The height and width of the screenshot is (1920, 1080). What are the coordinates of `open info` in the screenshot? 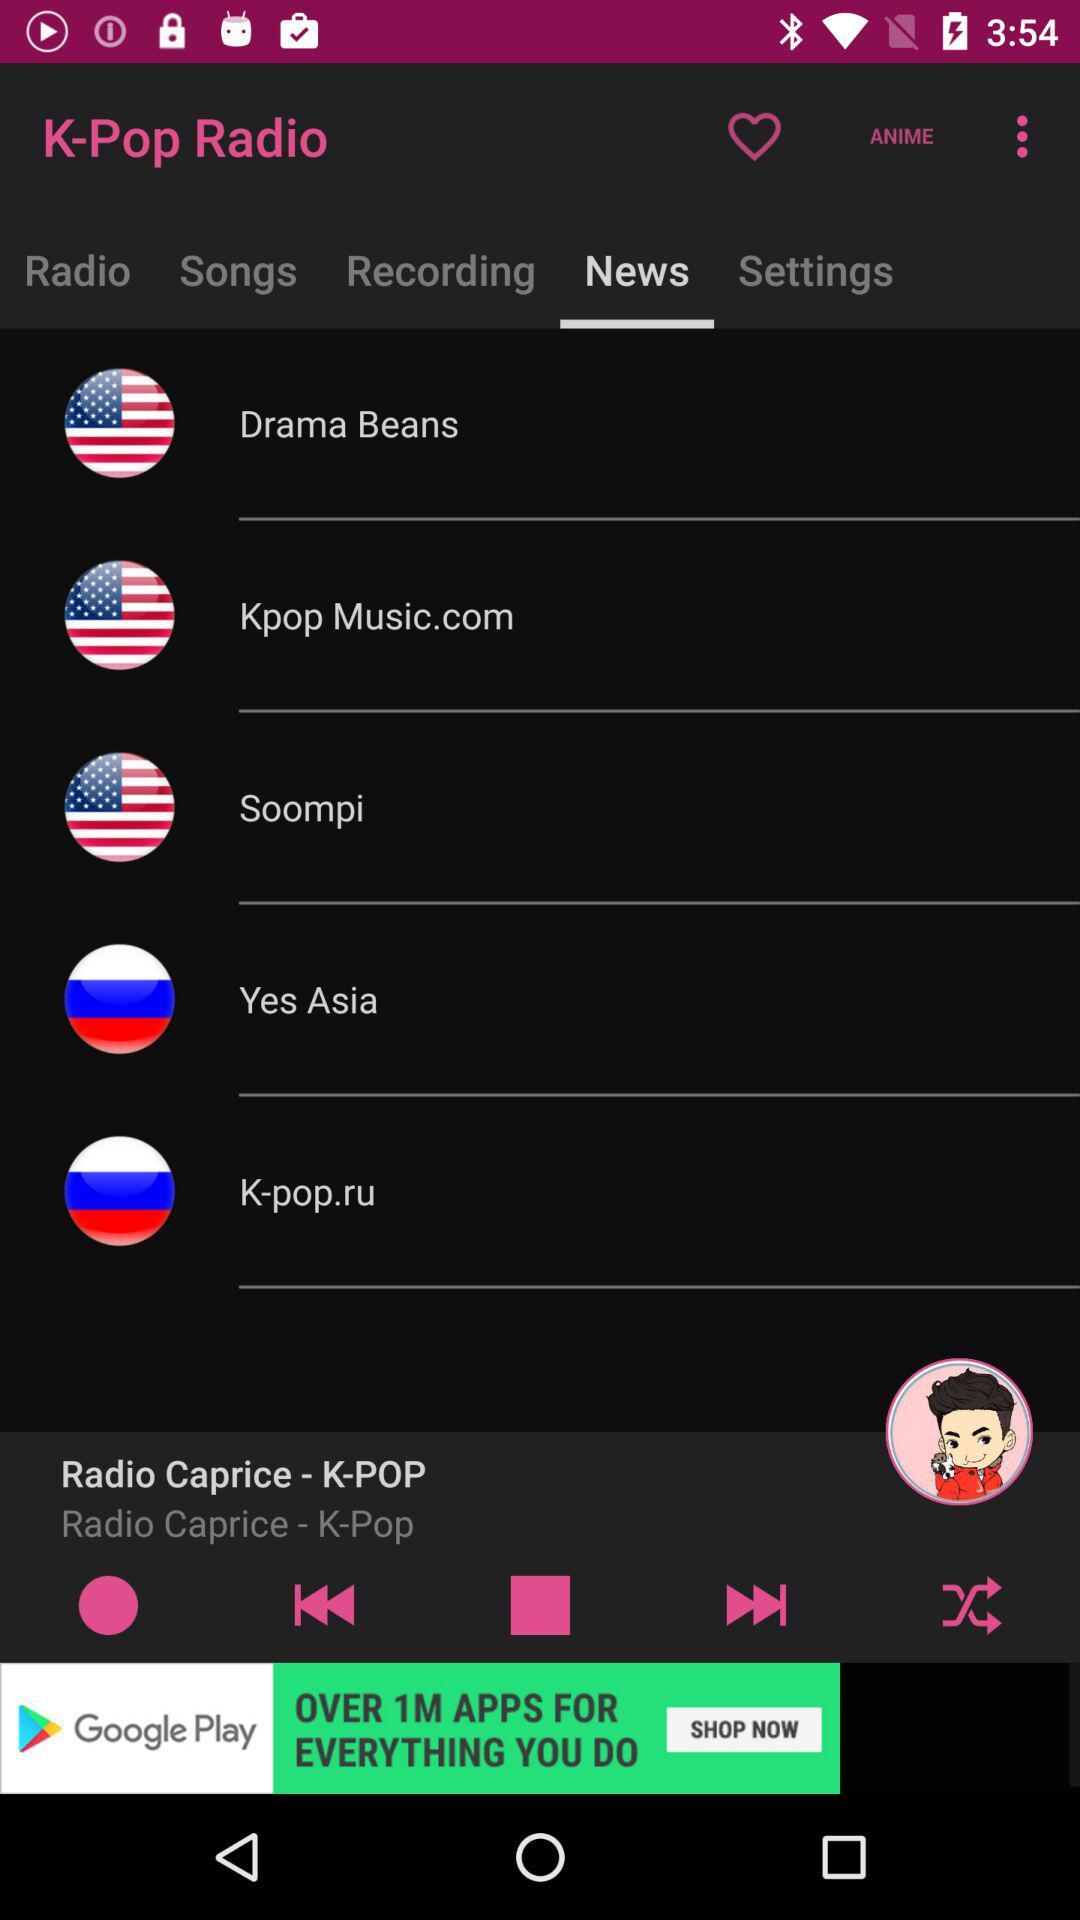 It's located at (108, 1604).